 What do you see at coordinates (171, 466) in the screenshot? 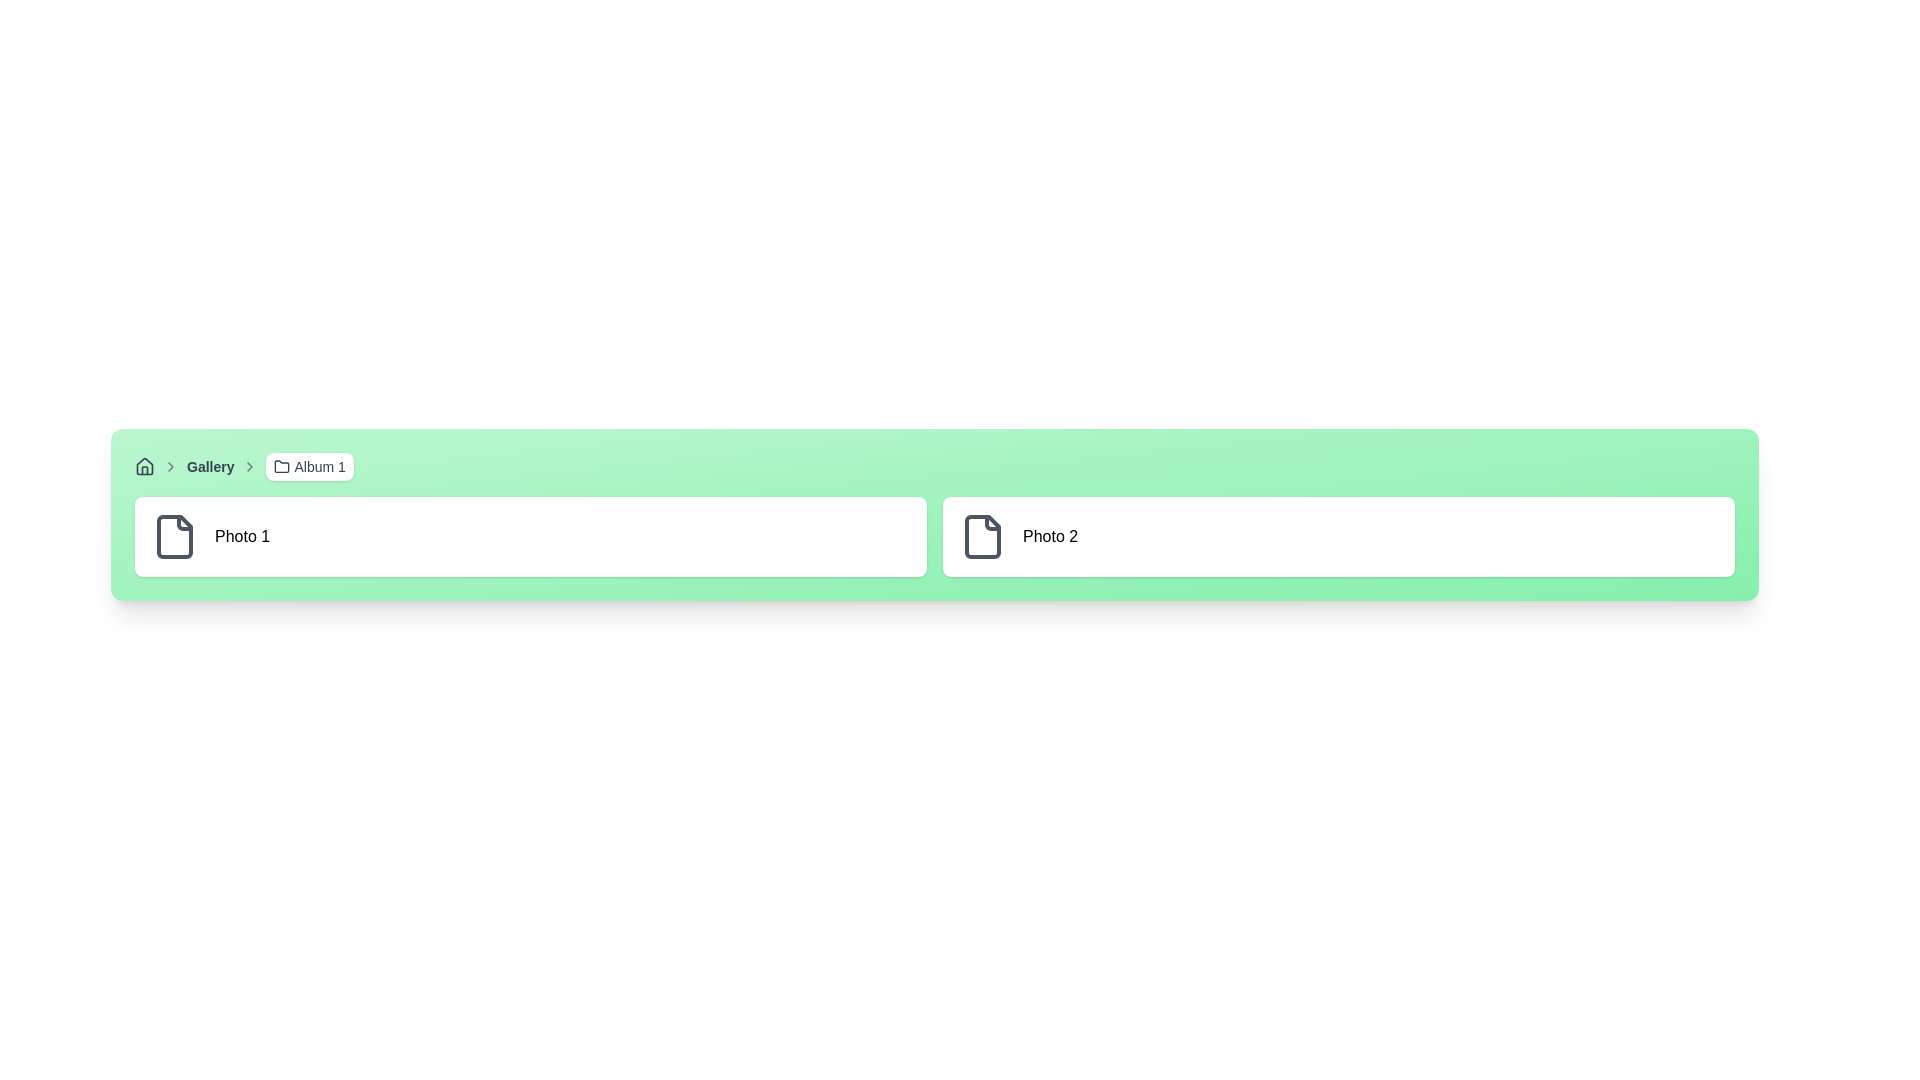
I see `first chevron icon in the breadcrumb navigation bar, located between the home icon and the text 'Gallery', for visual purposes` at bounding box center [171, 466].